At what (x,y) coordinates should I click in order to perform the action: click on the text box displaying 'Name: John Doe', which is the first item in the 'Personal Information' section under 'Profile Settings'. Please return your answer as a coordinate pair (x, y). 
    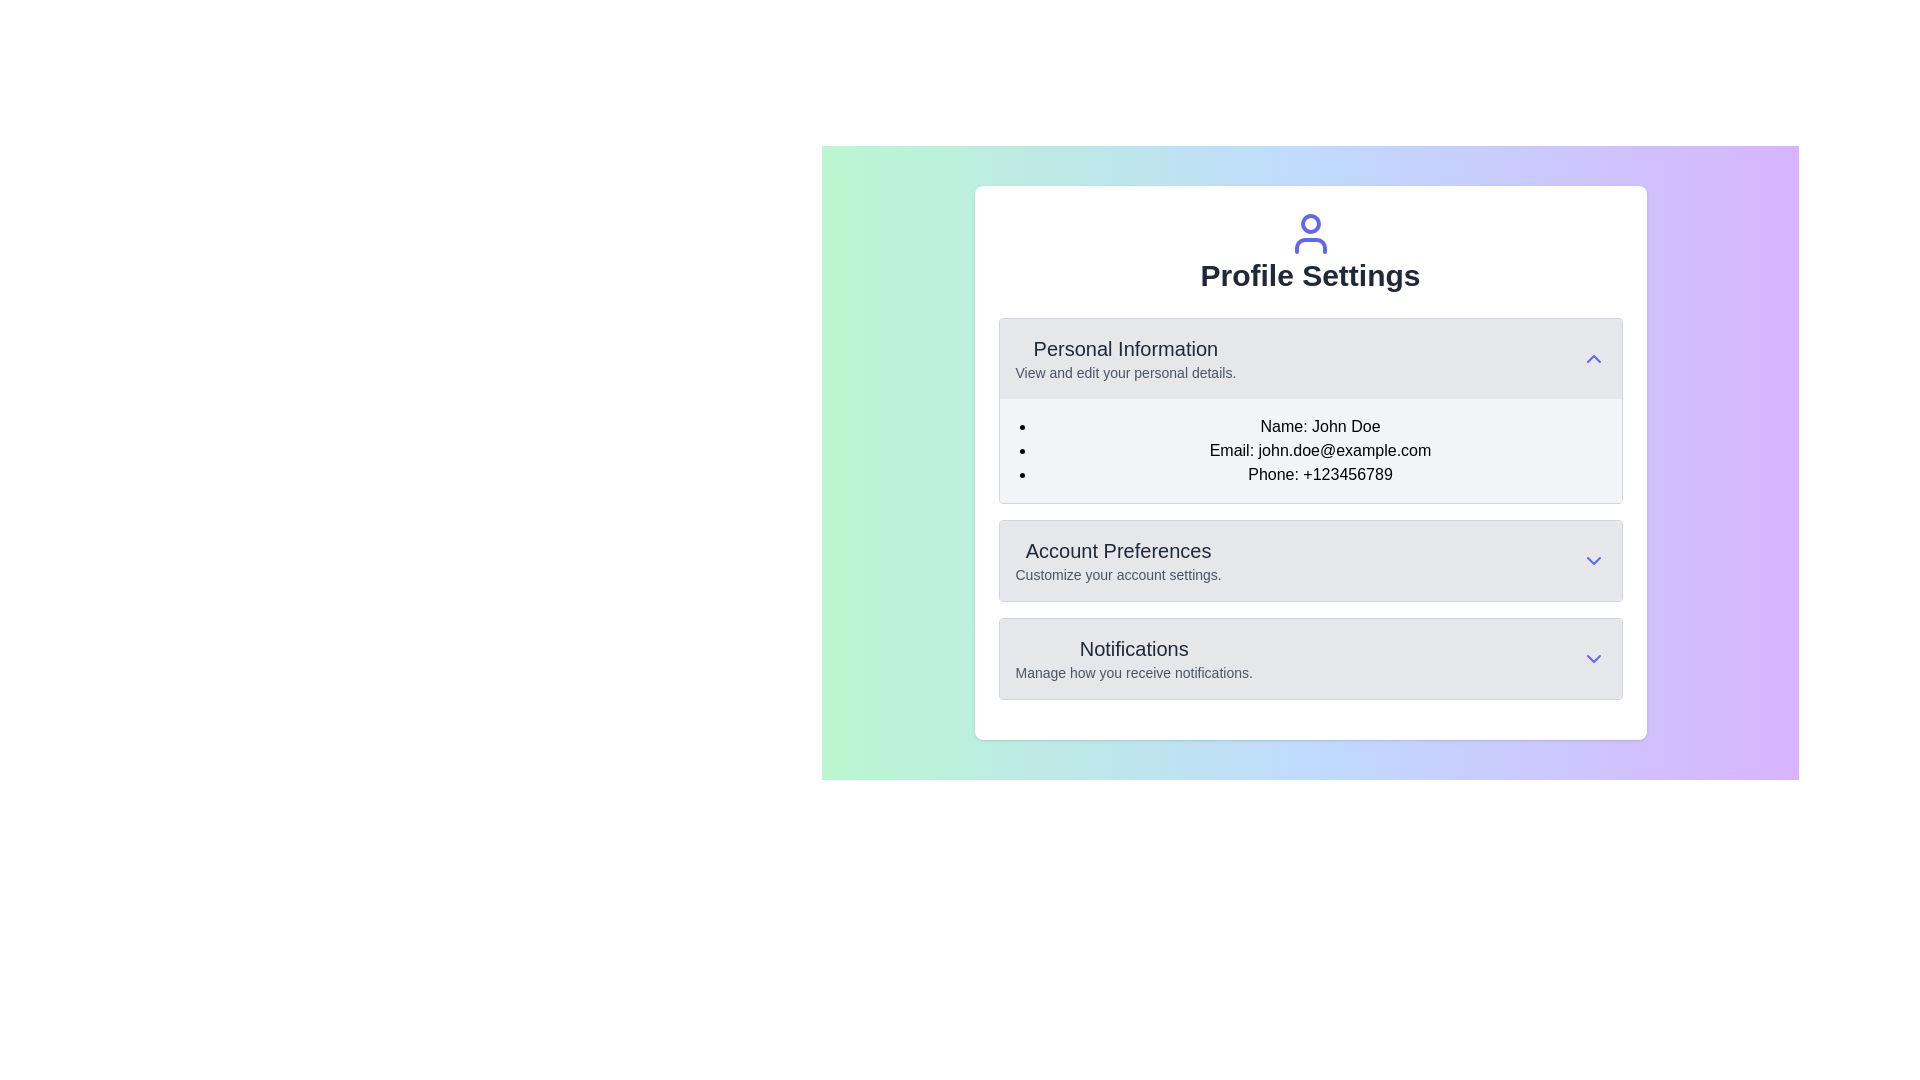
    Looking at the image, I should click on (1320, 426).